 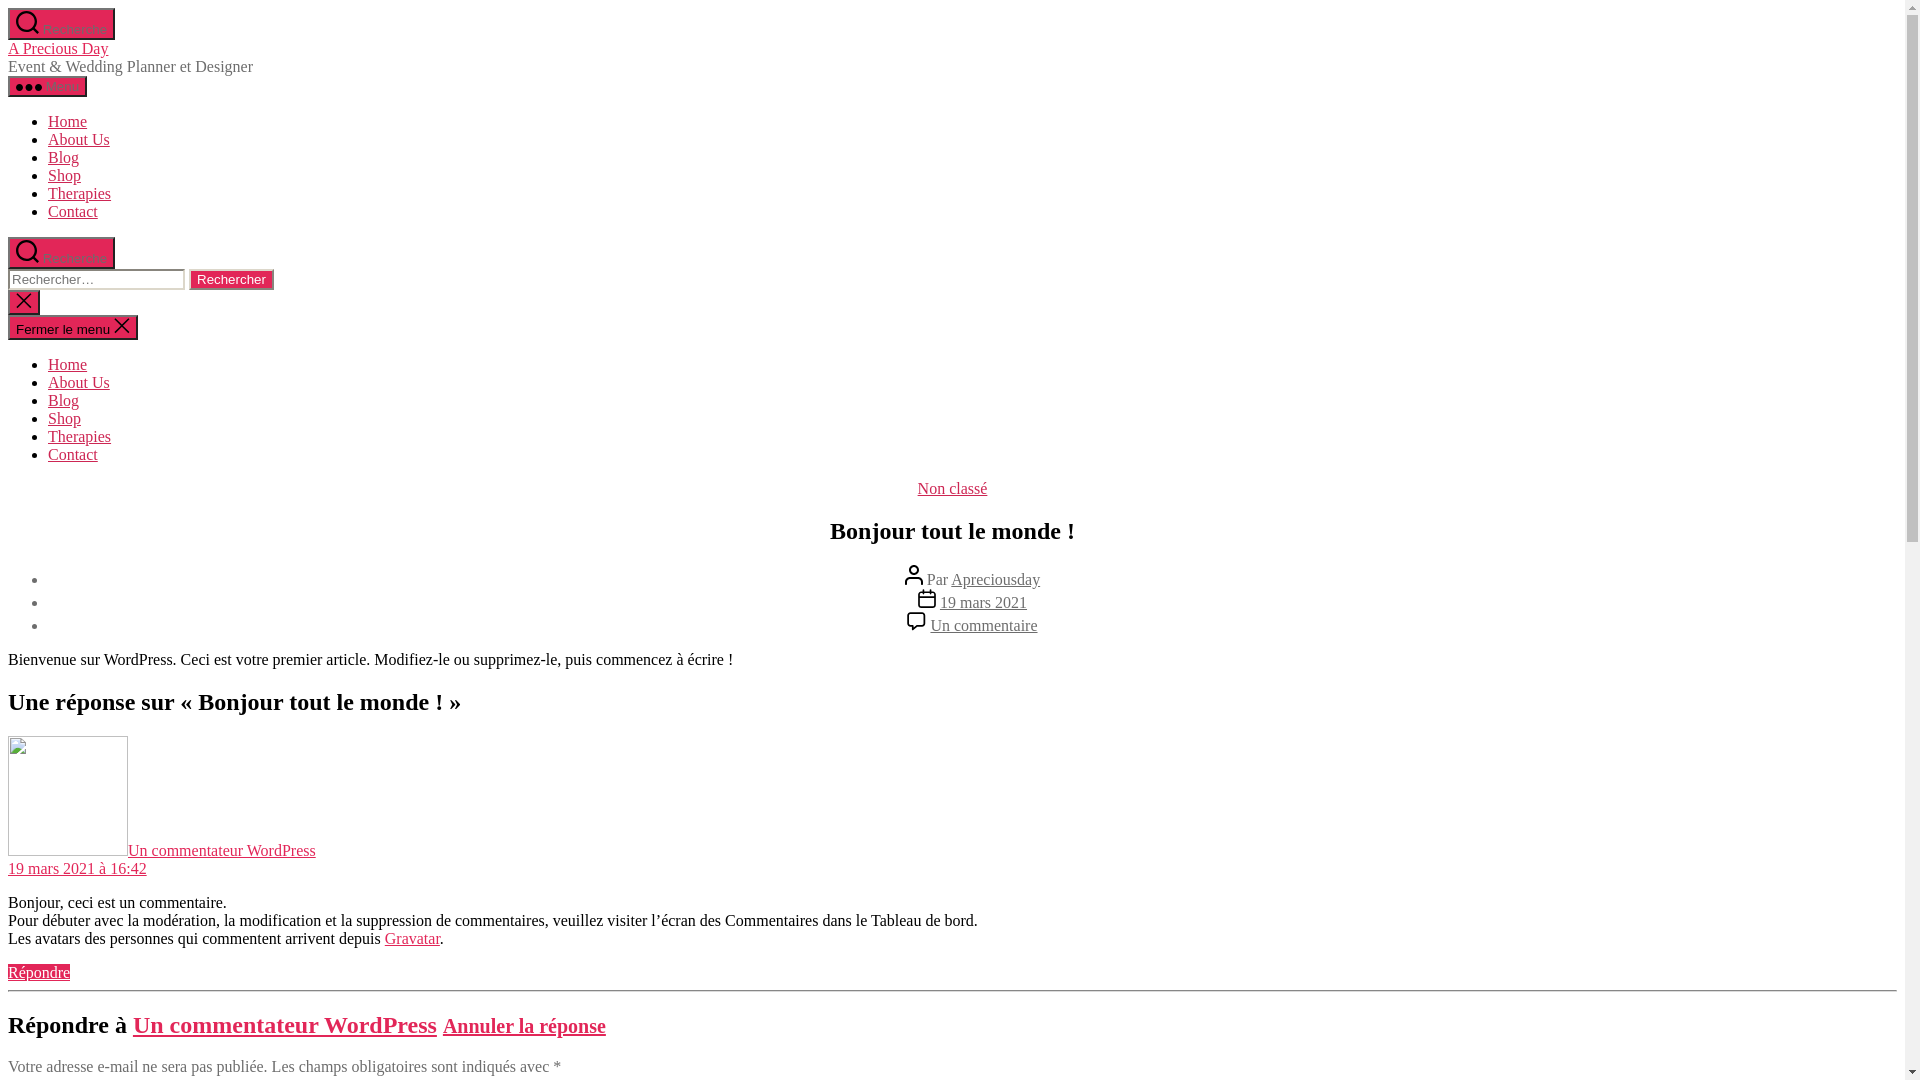 What do you see at coordinates (995, 579) in the screenshot?
I see `'Apreciousday'` at bounding box center [995, 579].